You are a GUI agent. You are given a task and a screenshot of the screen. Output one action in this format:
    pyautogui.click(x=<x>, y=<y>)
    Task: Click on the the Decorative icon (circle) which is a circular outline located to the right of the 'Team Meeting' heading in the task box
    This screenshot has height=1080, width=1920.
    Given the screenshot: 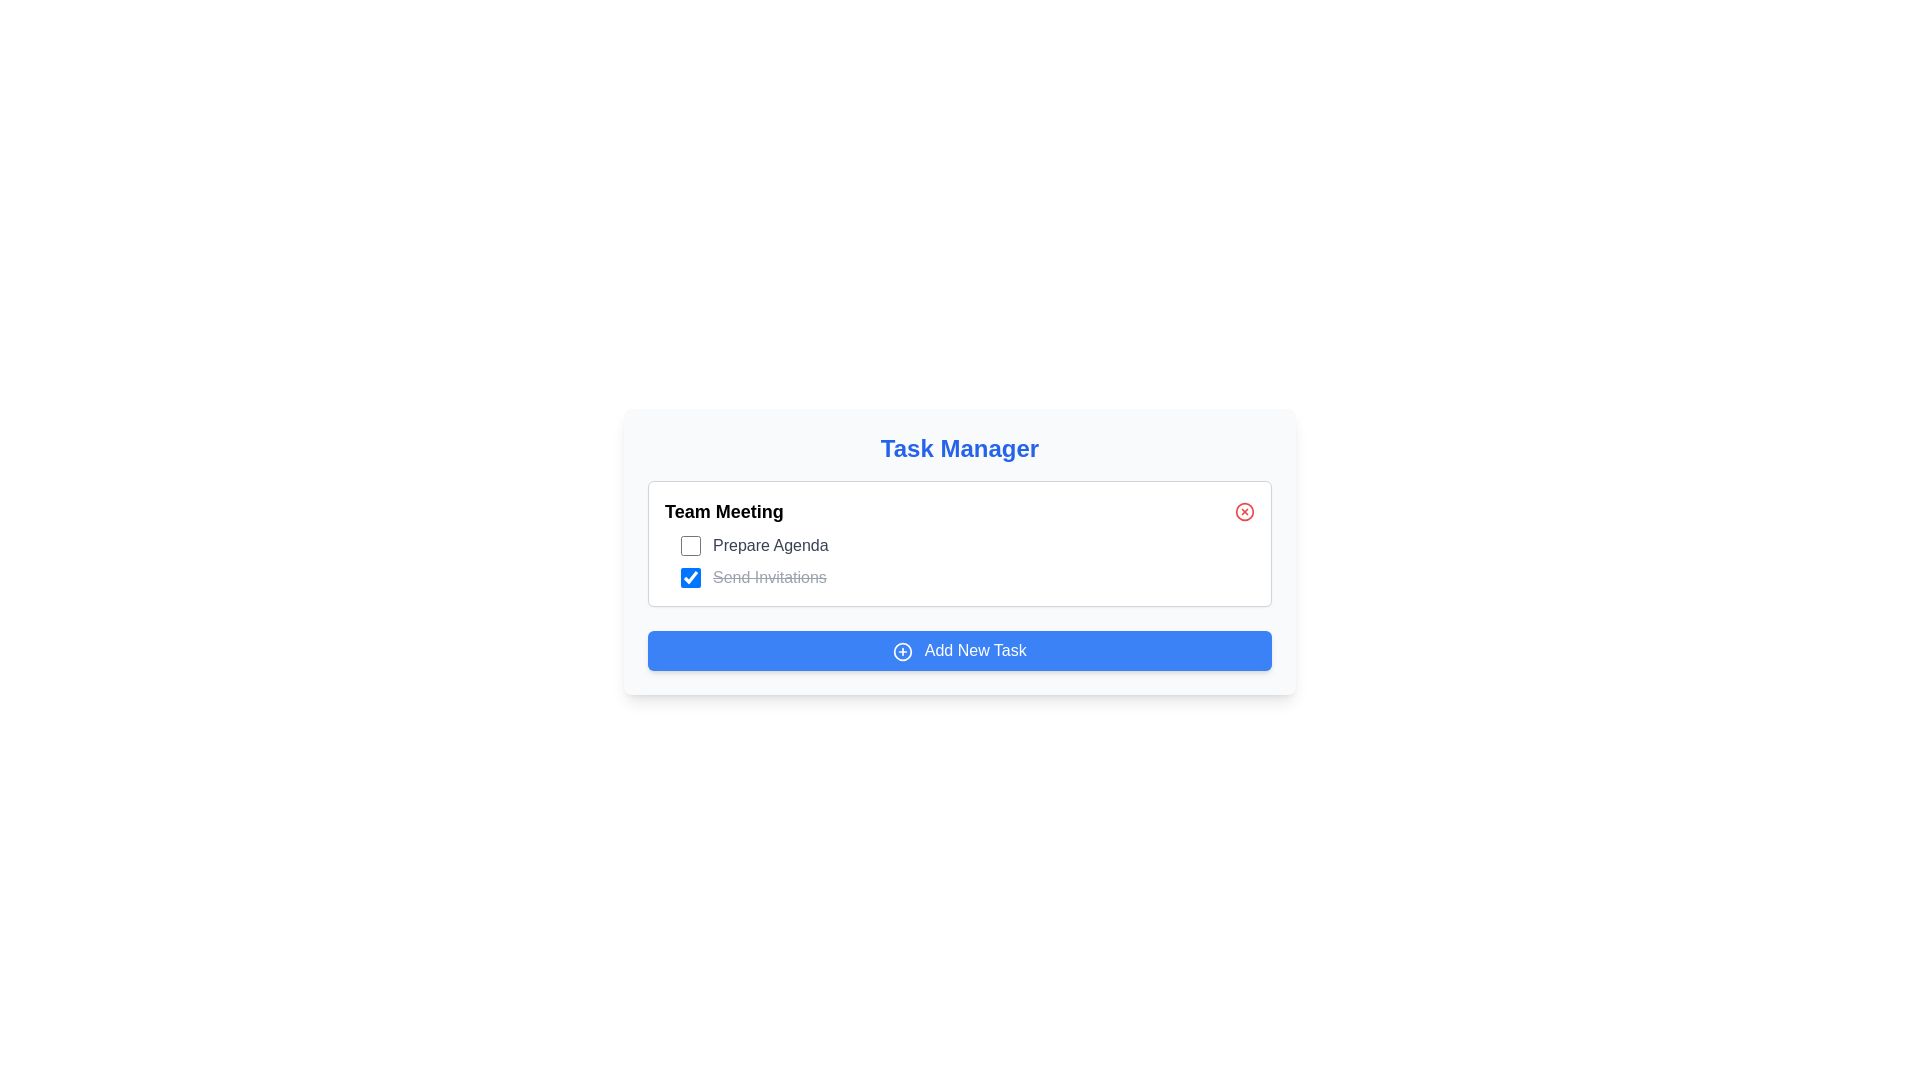 What is the action you would take?
    pyautogui.click(x=1243, y=509)
    